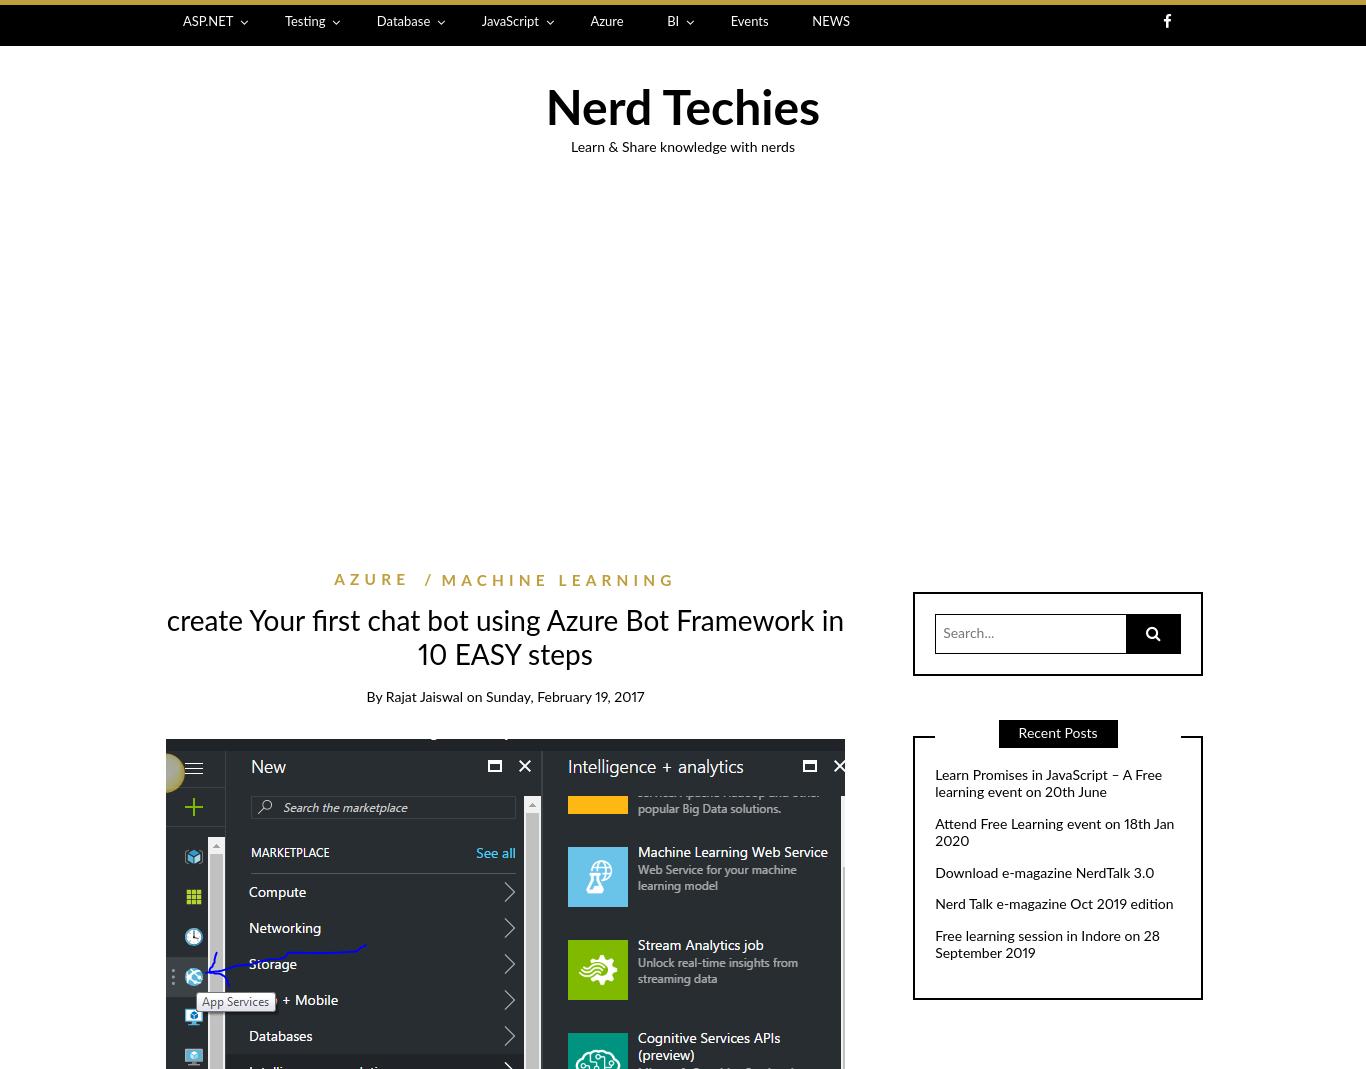  I want to click on 'Attend Free Learning event on 18th Jan 2020', so click(935, 832).